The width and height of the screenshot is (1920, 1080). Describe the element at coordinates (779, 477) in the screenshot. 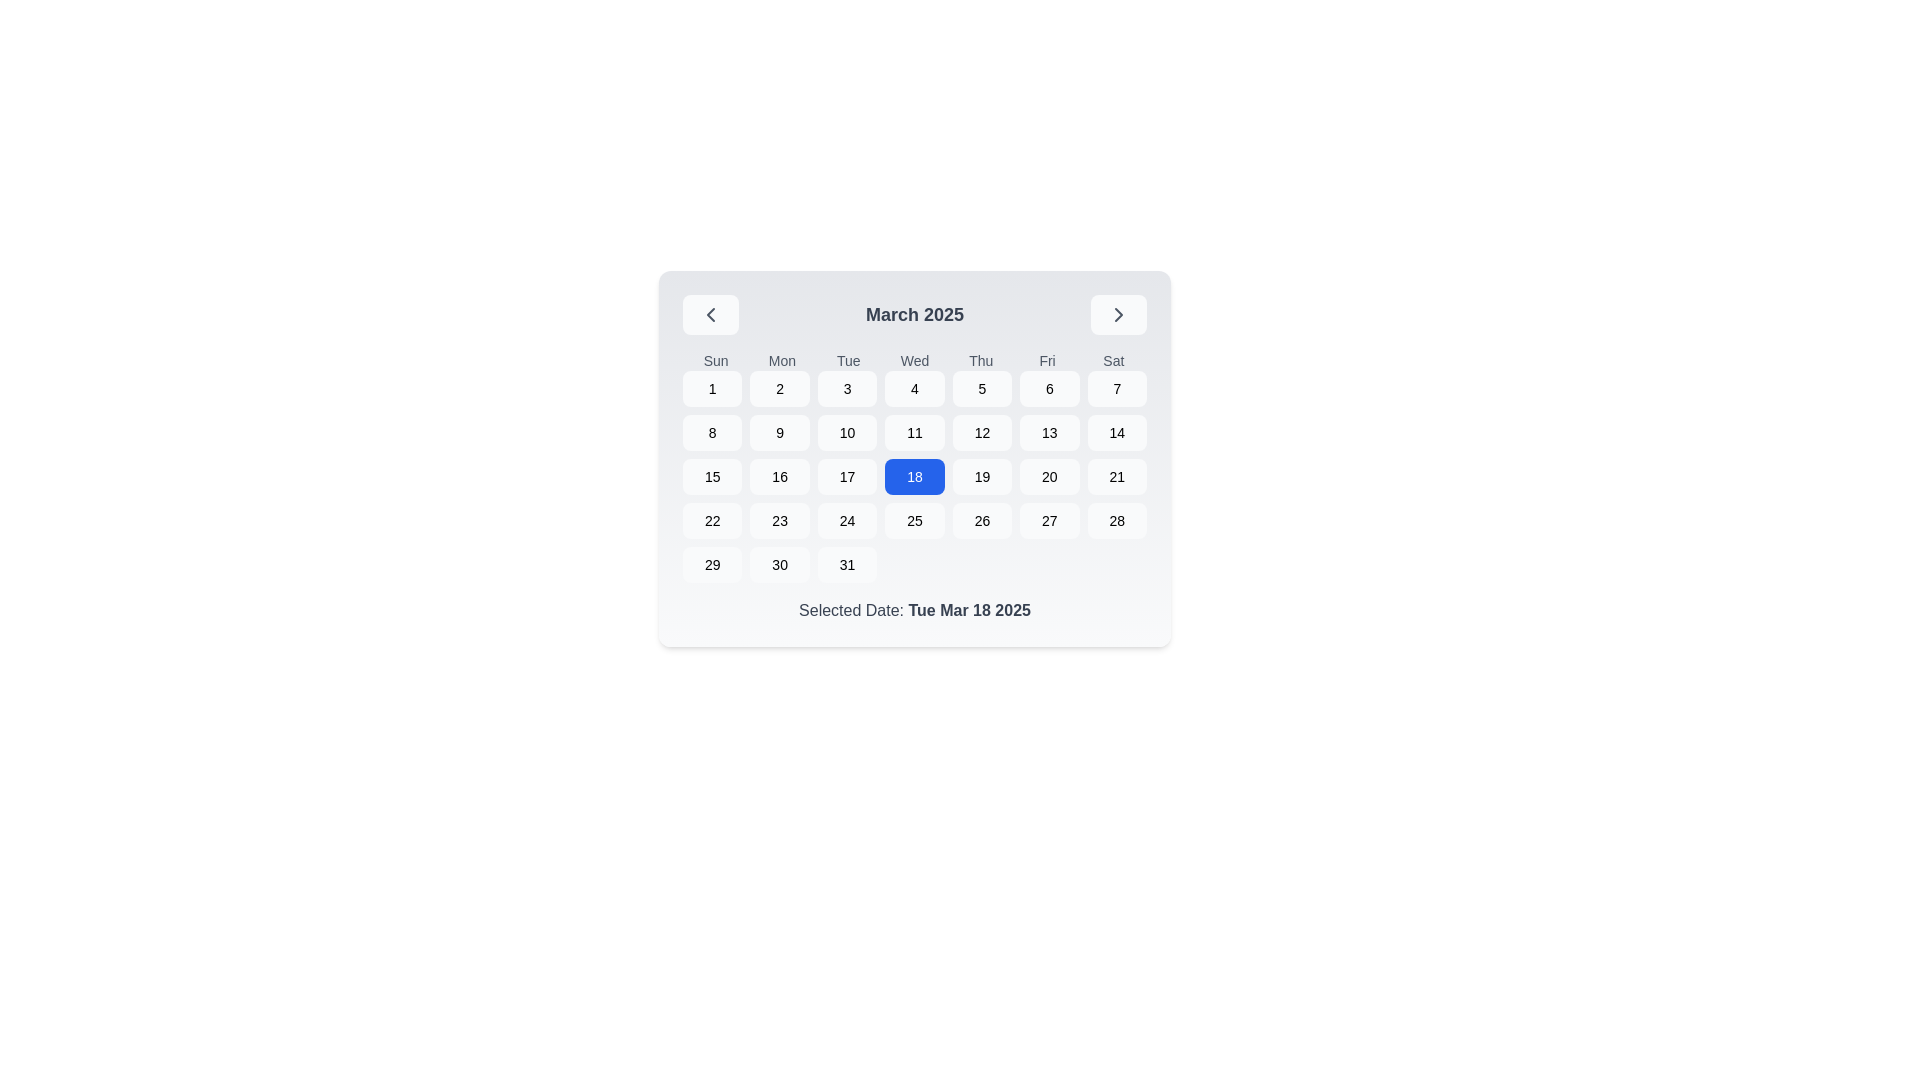

I see `the button representing the date '16' in the calendar interface` at that location.